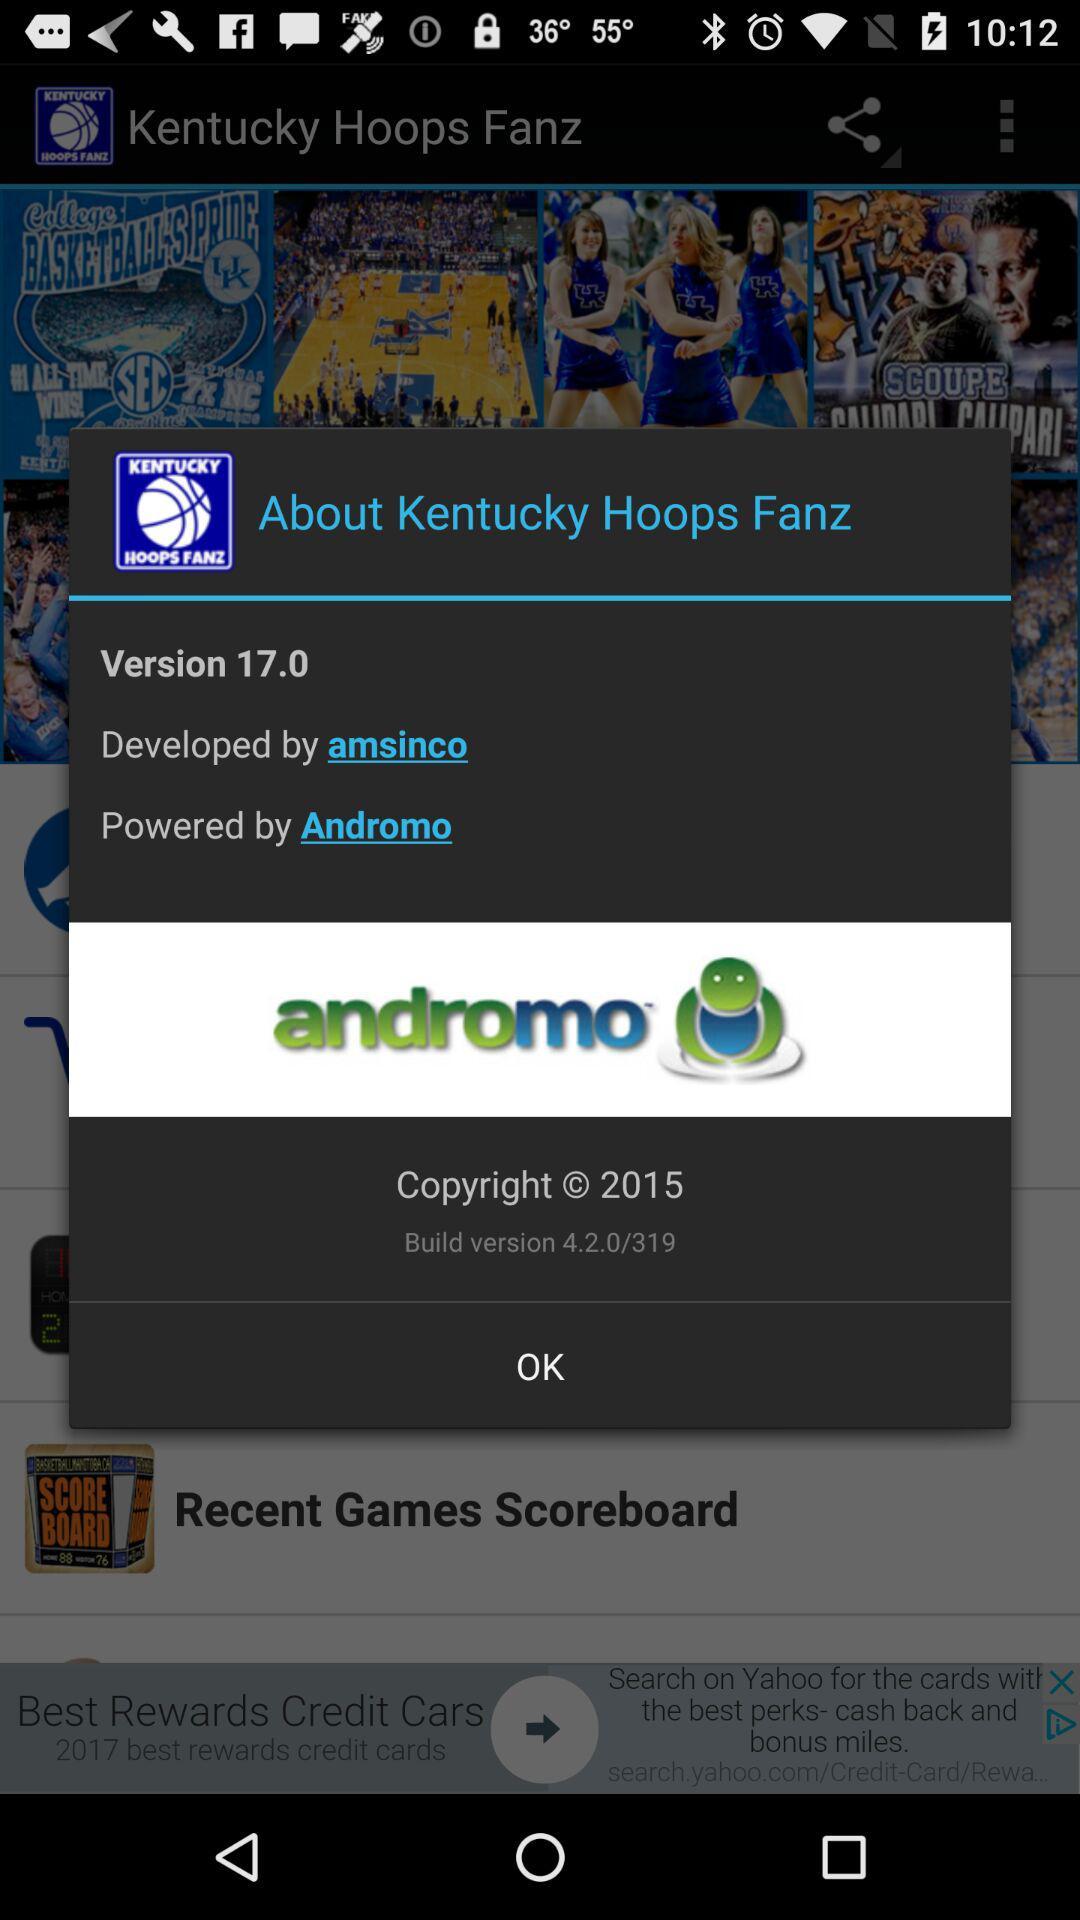 This screenshot has width=1080, height=1920. I want to click on the powered by andromo item, so click(540, 840).